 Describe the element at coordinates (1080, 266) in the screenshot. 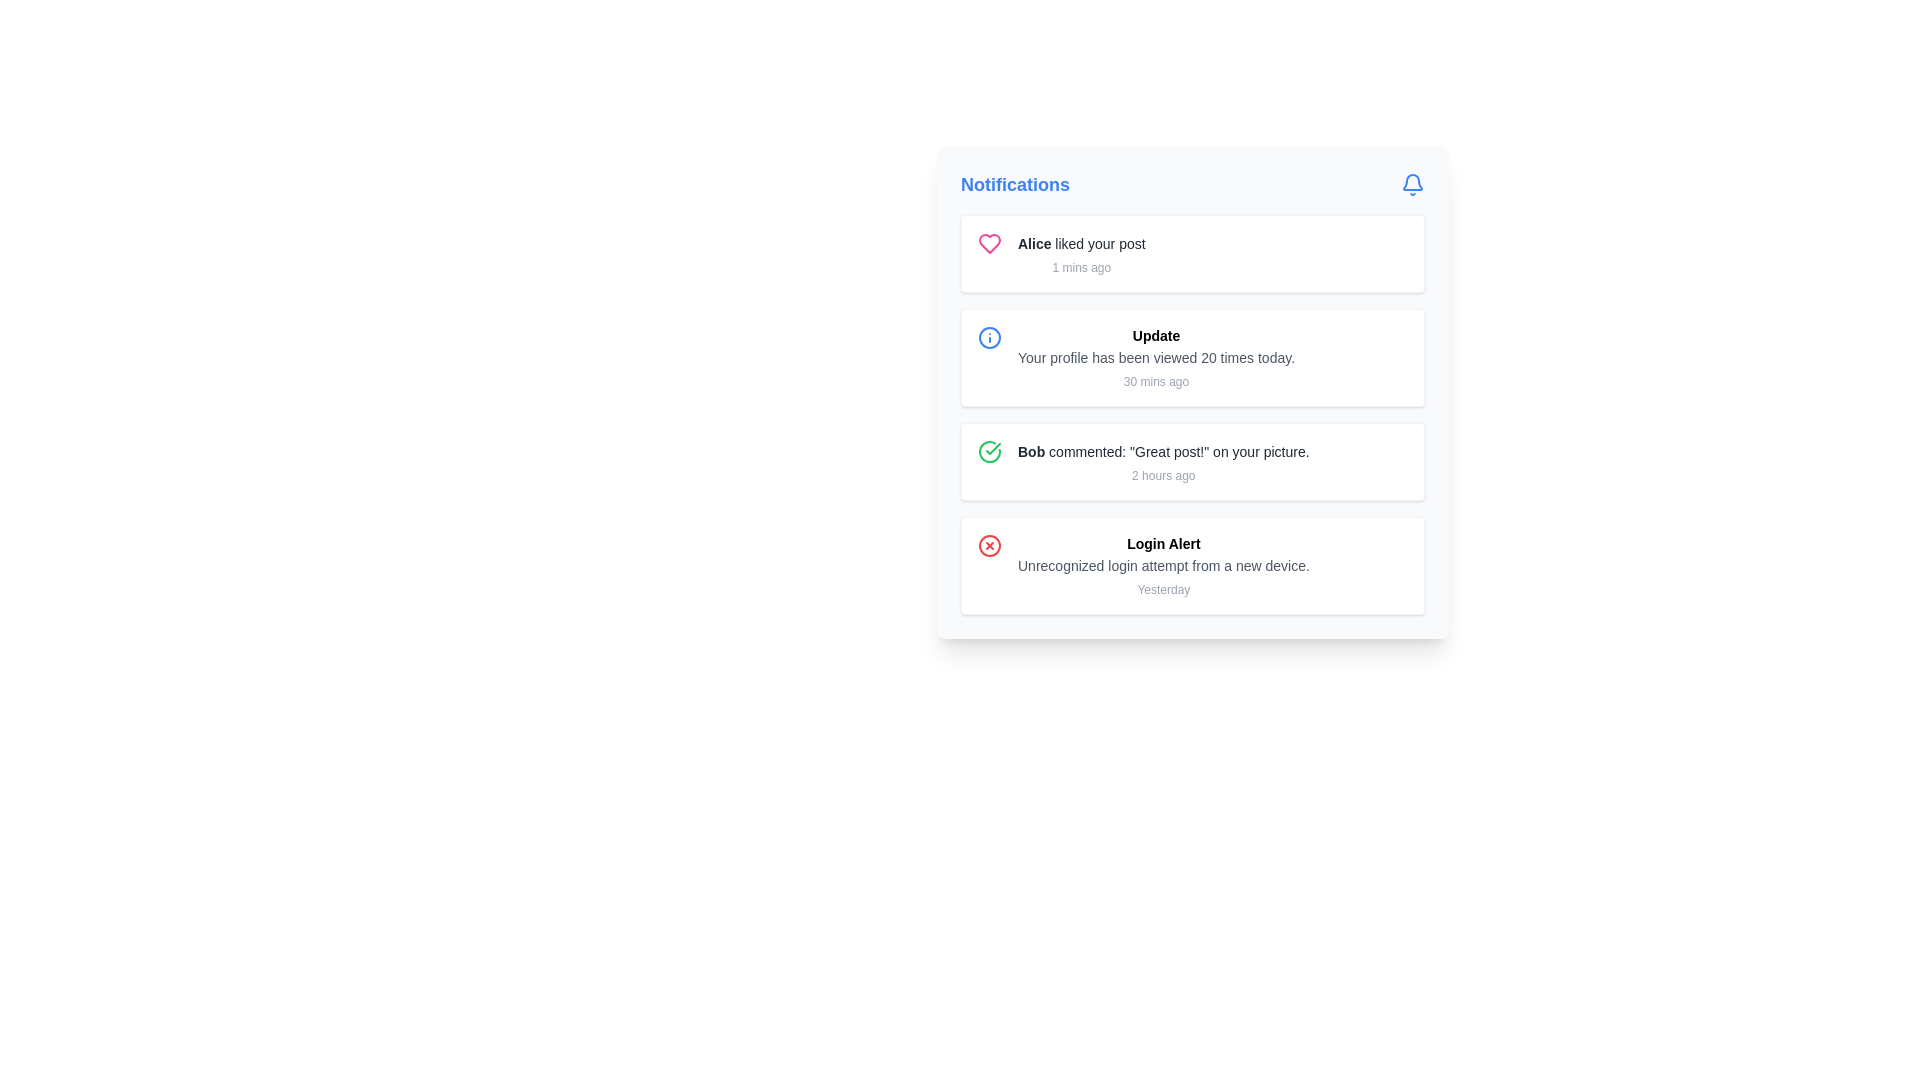

I see `timestamp from the text label located below the notification stating 'Alice liked your post' in the first notification card` at that location.